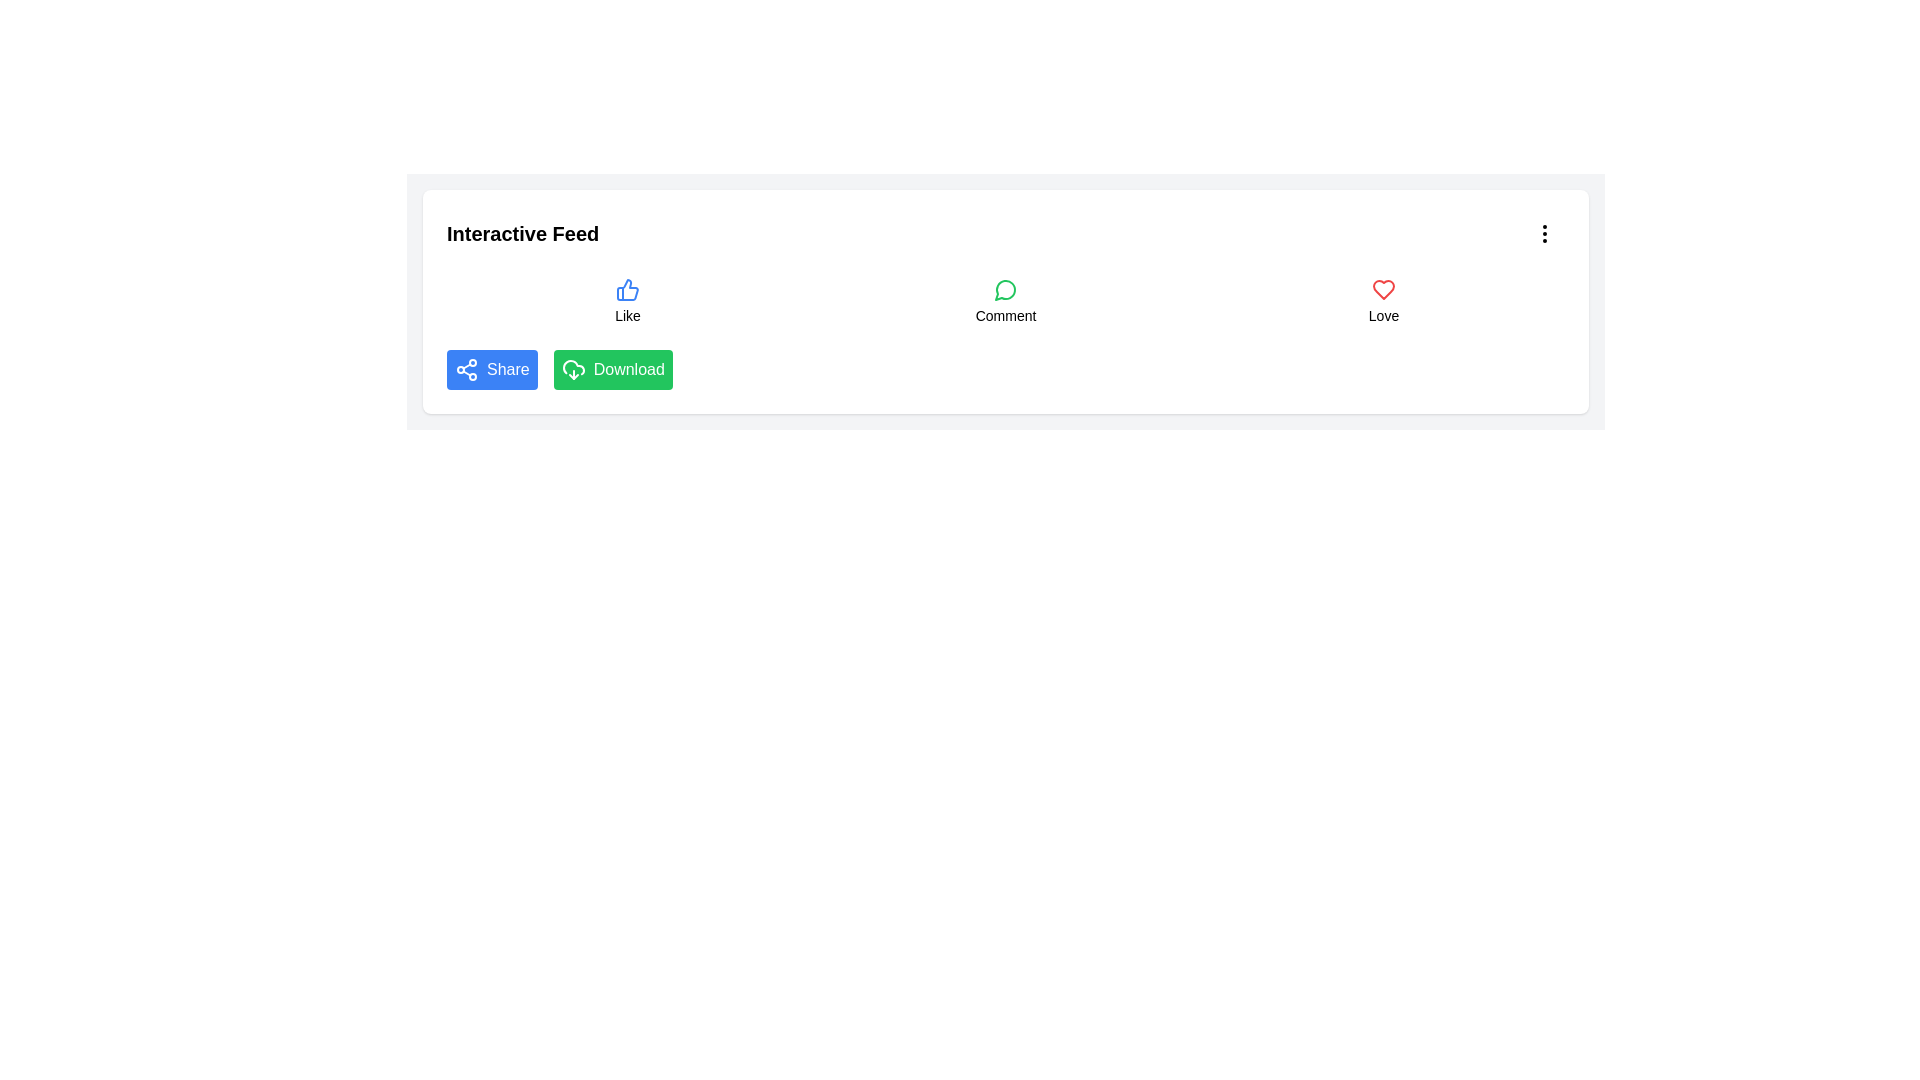 Image resolution: width=1920 pixels, height=1080 pixels. I want to click on the 'like' button located in the leftmost column of a three-column layout for keyboard navigation, so click(627, 301).